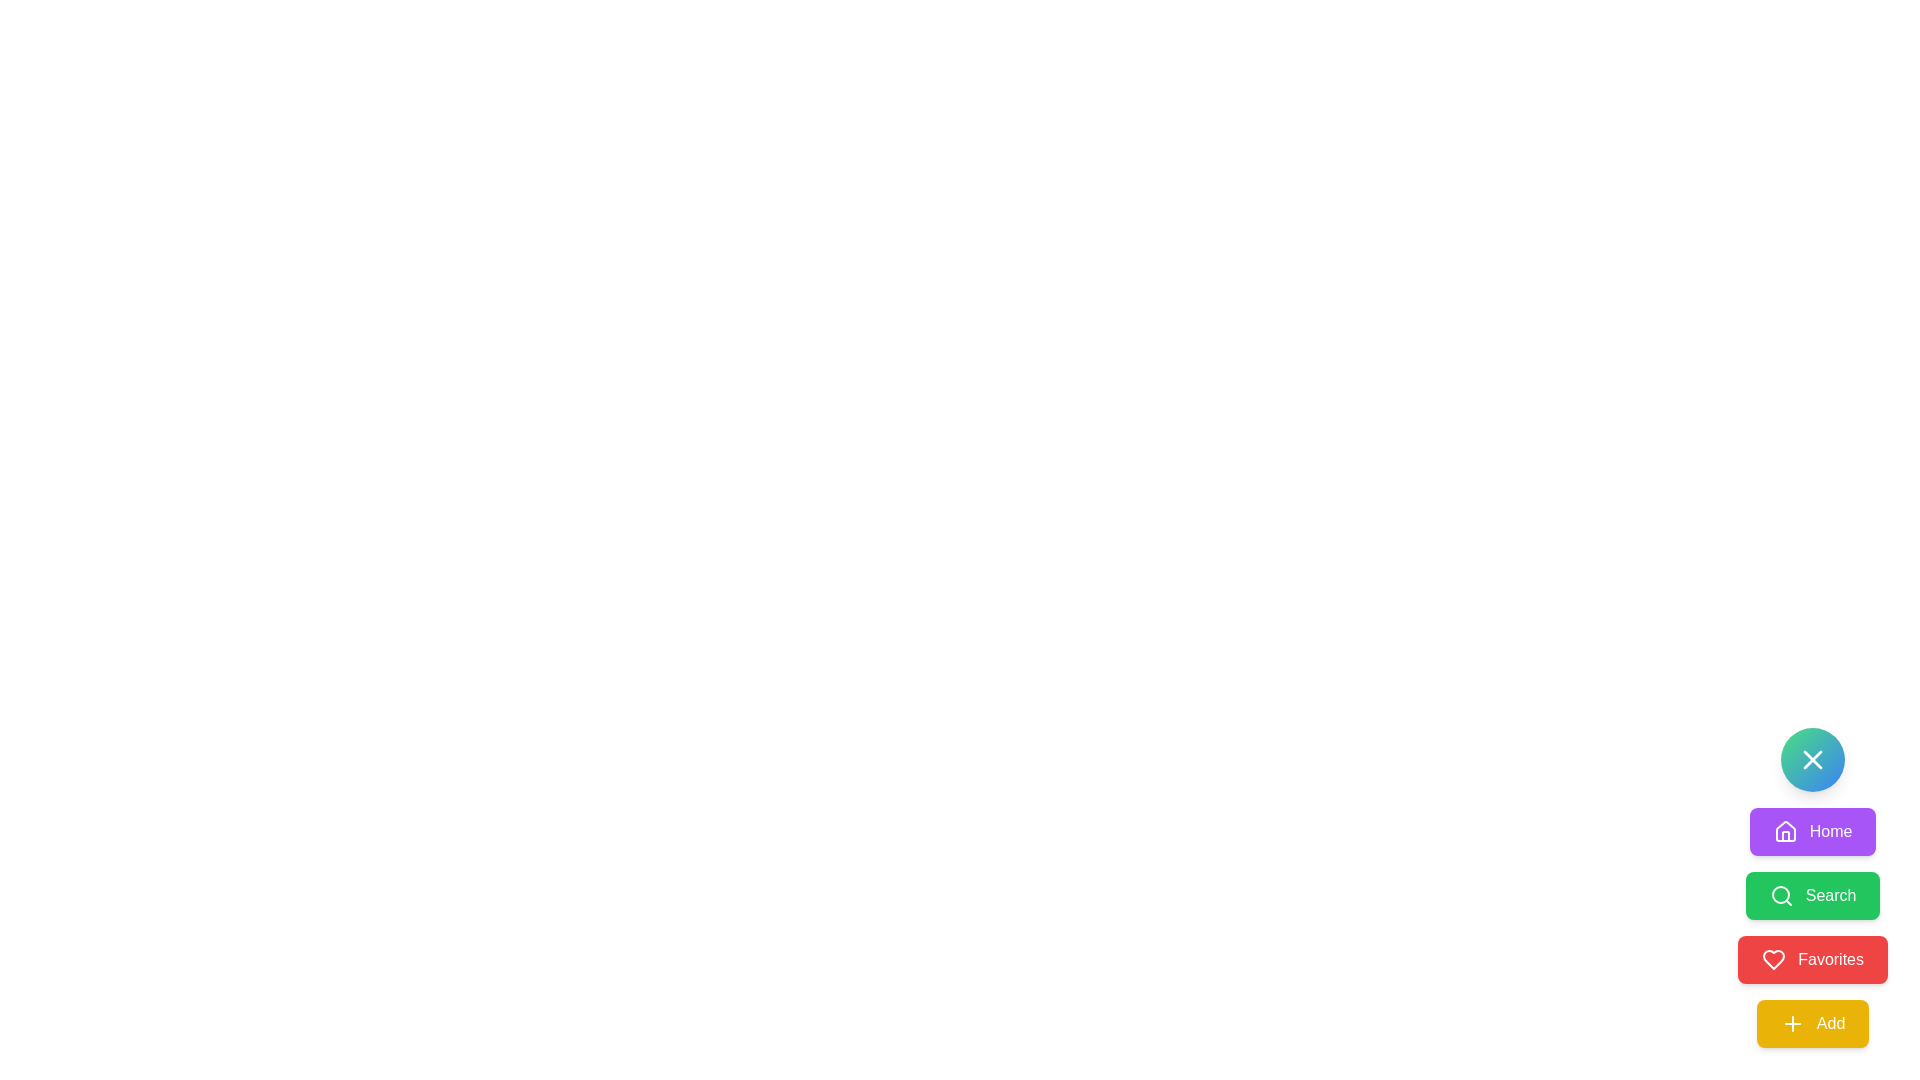 This screenshot has height=1080, width=1920. I want to click on the search icon, which is a magnifying glass shape with a green background, located to the left of the 'Search' label in the button-like structure, so click(1781, 894).